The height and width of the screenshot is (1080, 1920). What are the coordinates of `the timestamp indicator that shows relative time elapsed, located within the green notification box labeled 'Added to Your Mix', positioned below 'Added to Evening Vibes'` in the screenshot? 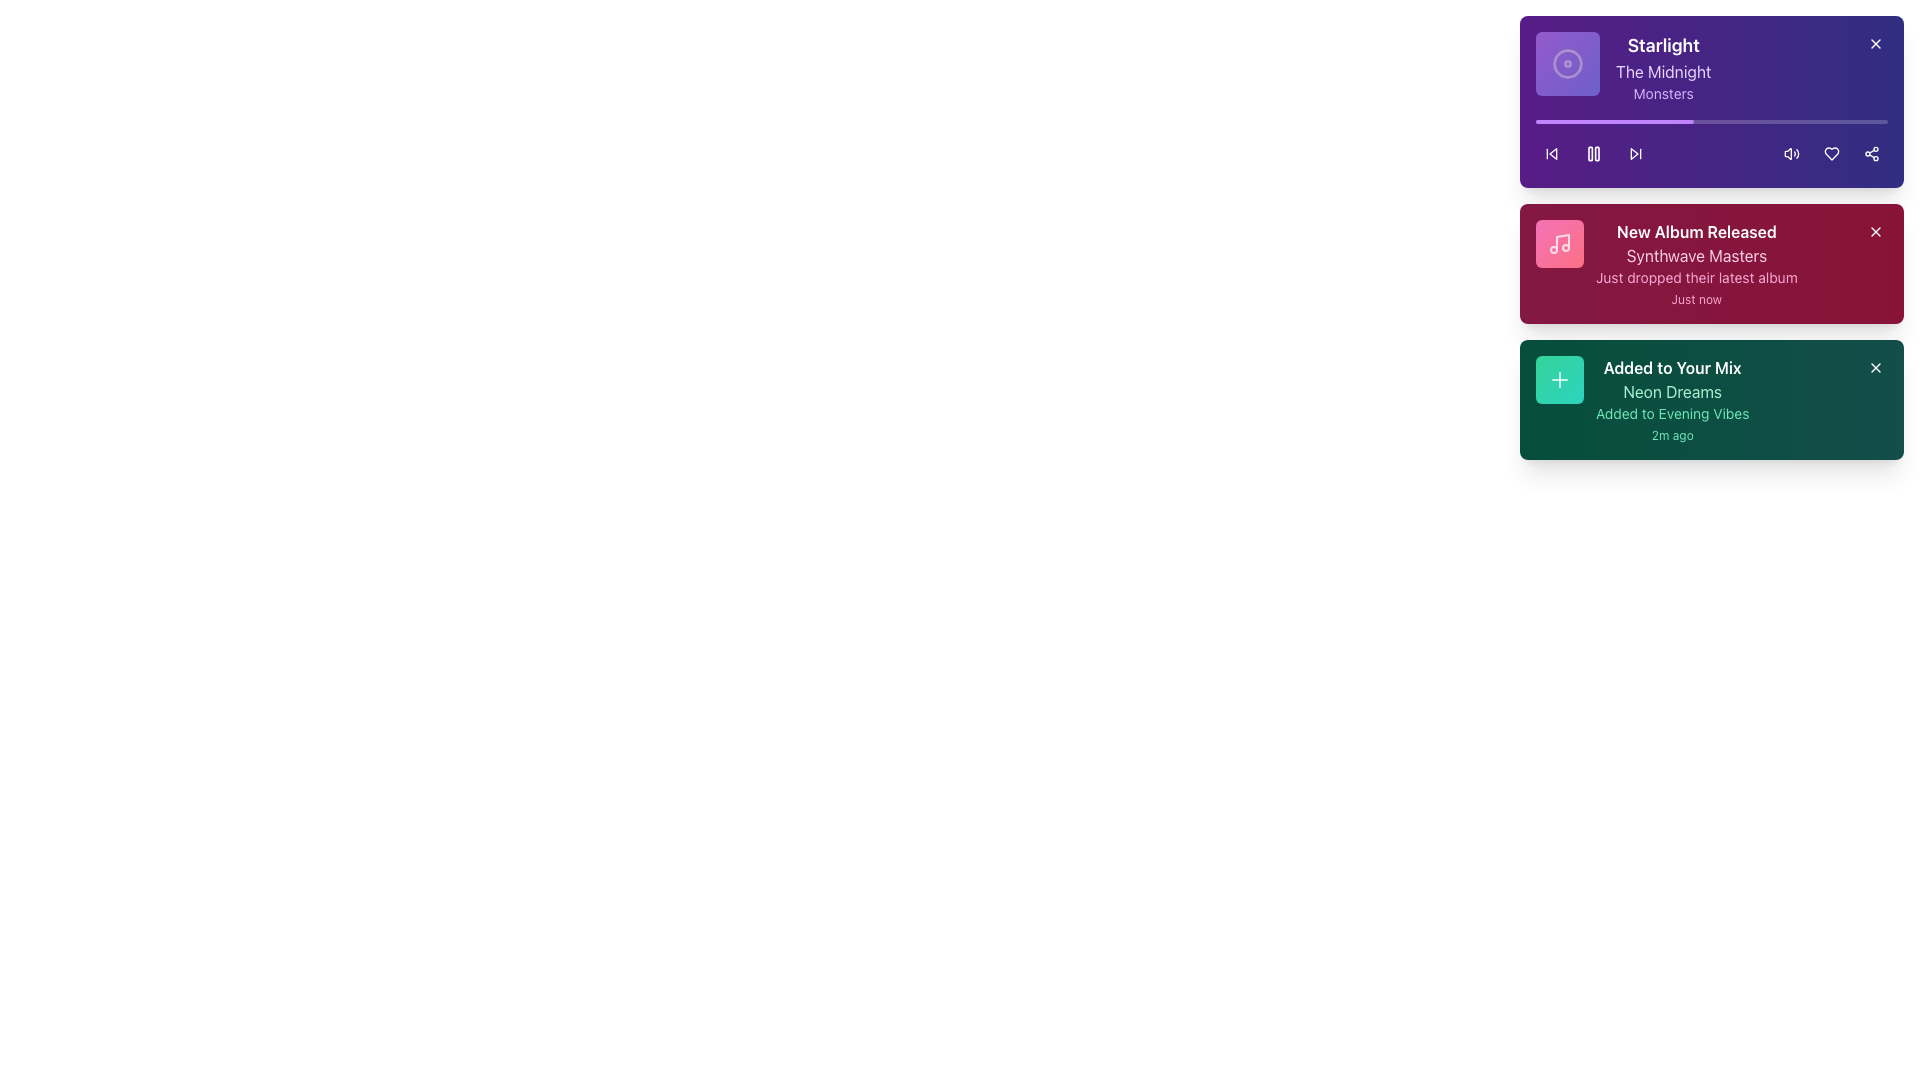 It's located at (1672, 434).